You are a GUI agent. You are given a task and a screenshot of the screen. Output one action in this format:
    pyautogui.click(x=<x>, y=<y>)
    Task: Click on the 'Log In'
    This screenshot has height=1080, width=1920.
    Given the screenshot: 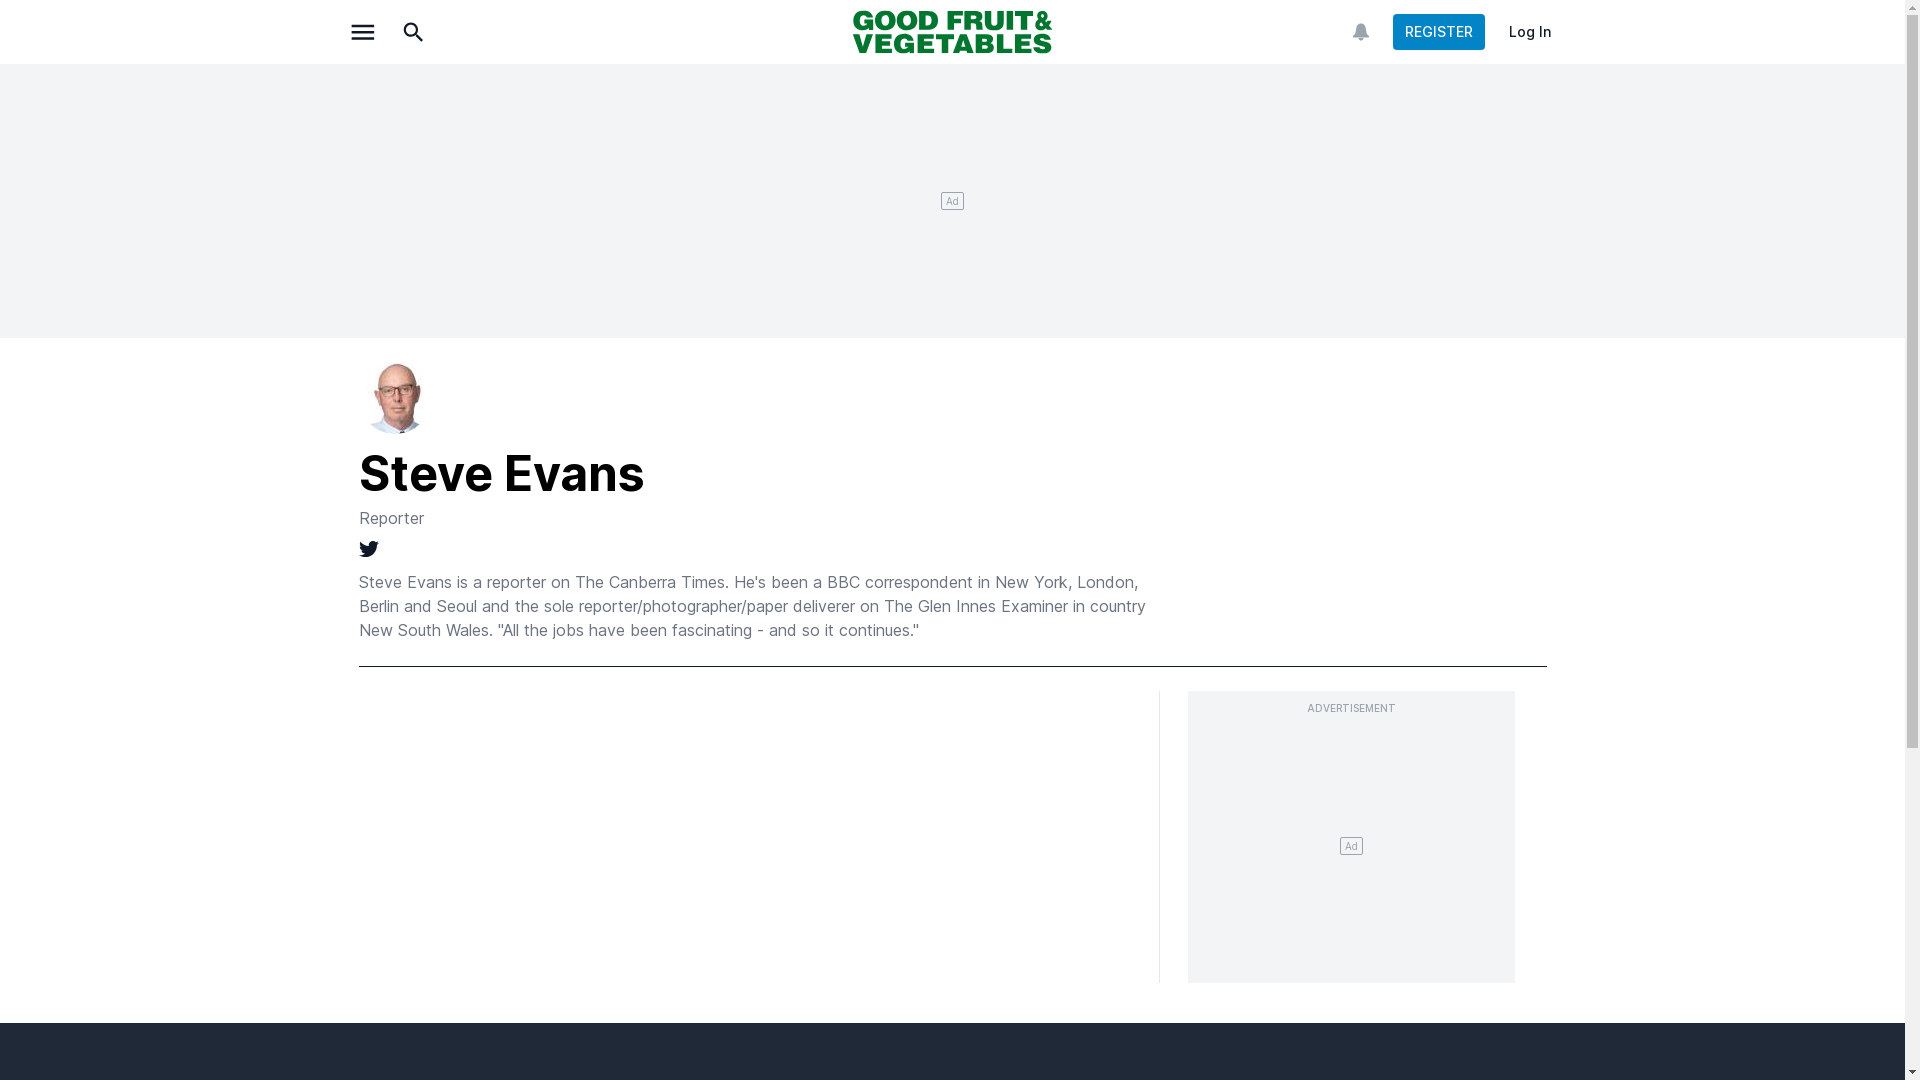 What is the action you would take?
    pyautogui.click(x=1528, y=31)
    